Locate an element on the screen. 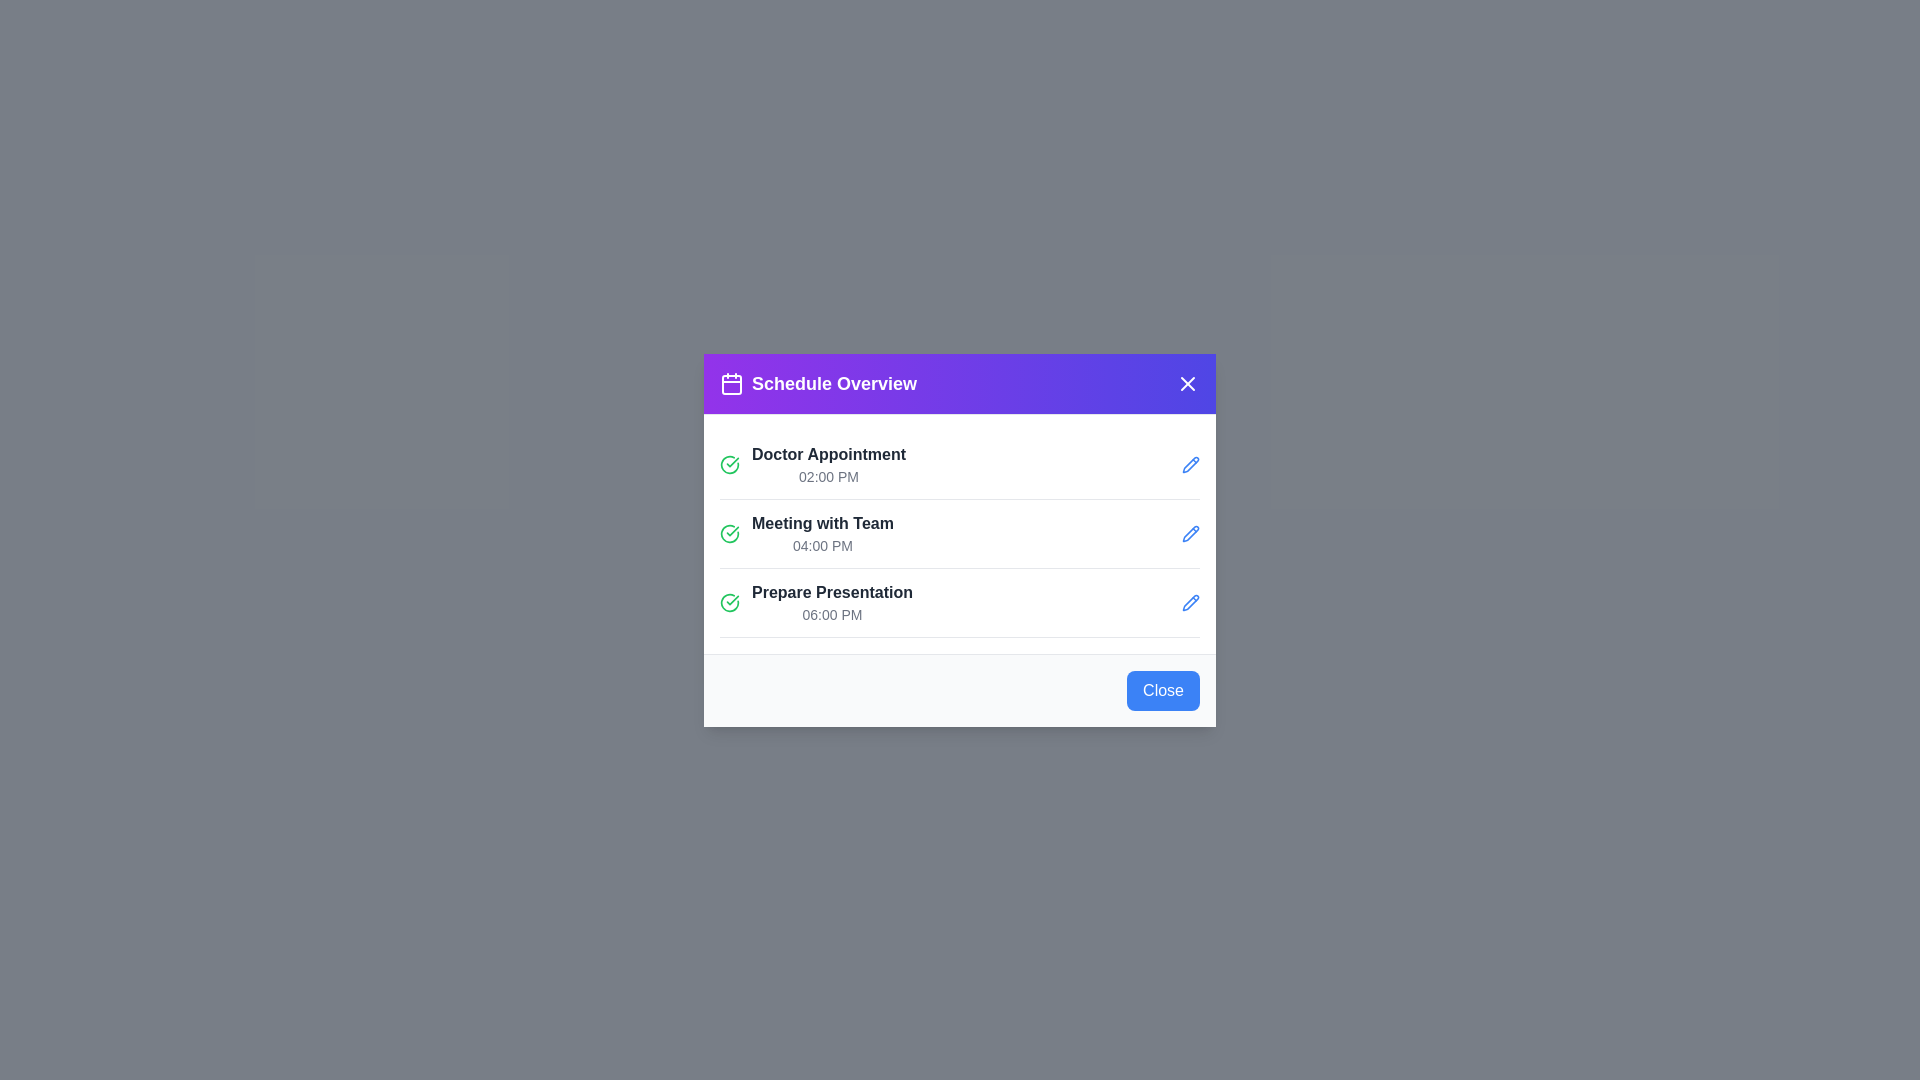 The height and width of the screenshot is (1080, 1920). the first list item in the 'Schedule Overview' dialog is located at coordinates (960, 465).